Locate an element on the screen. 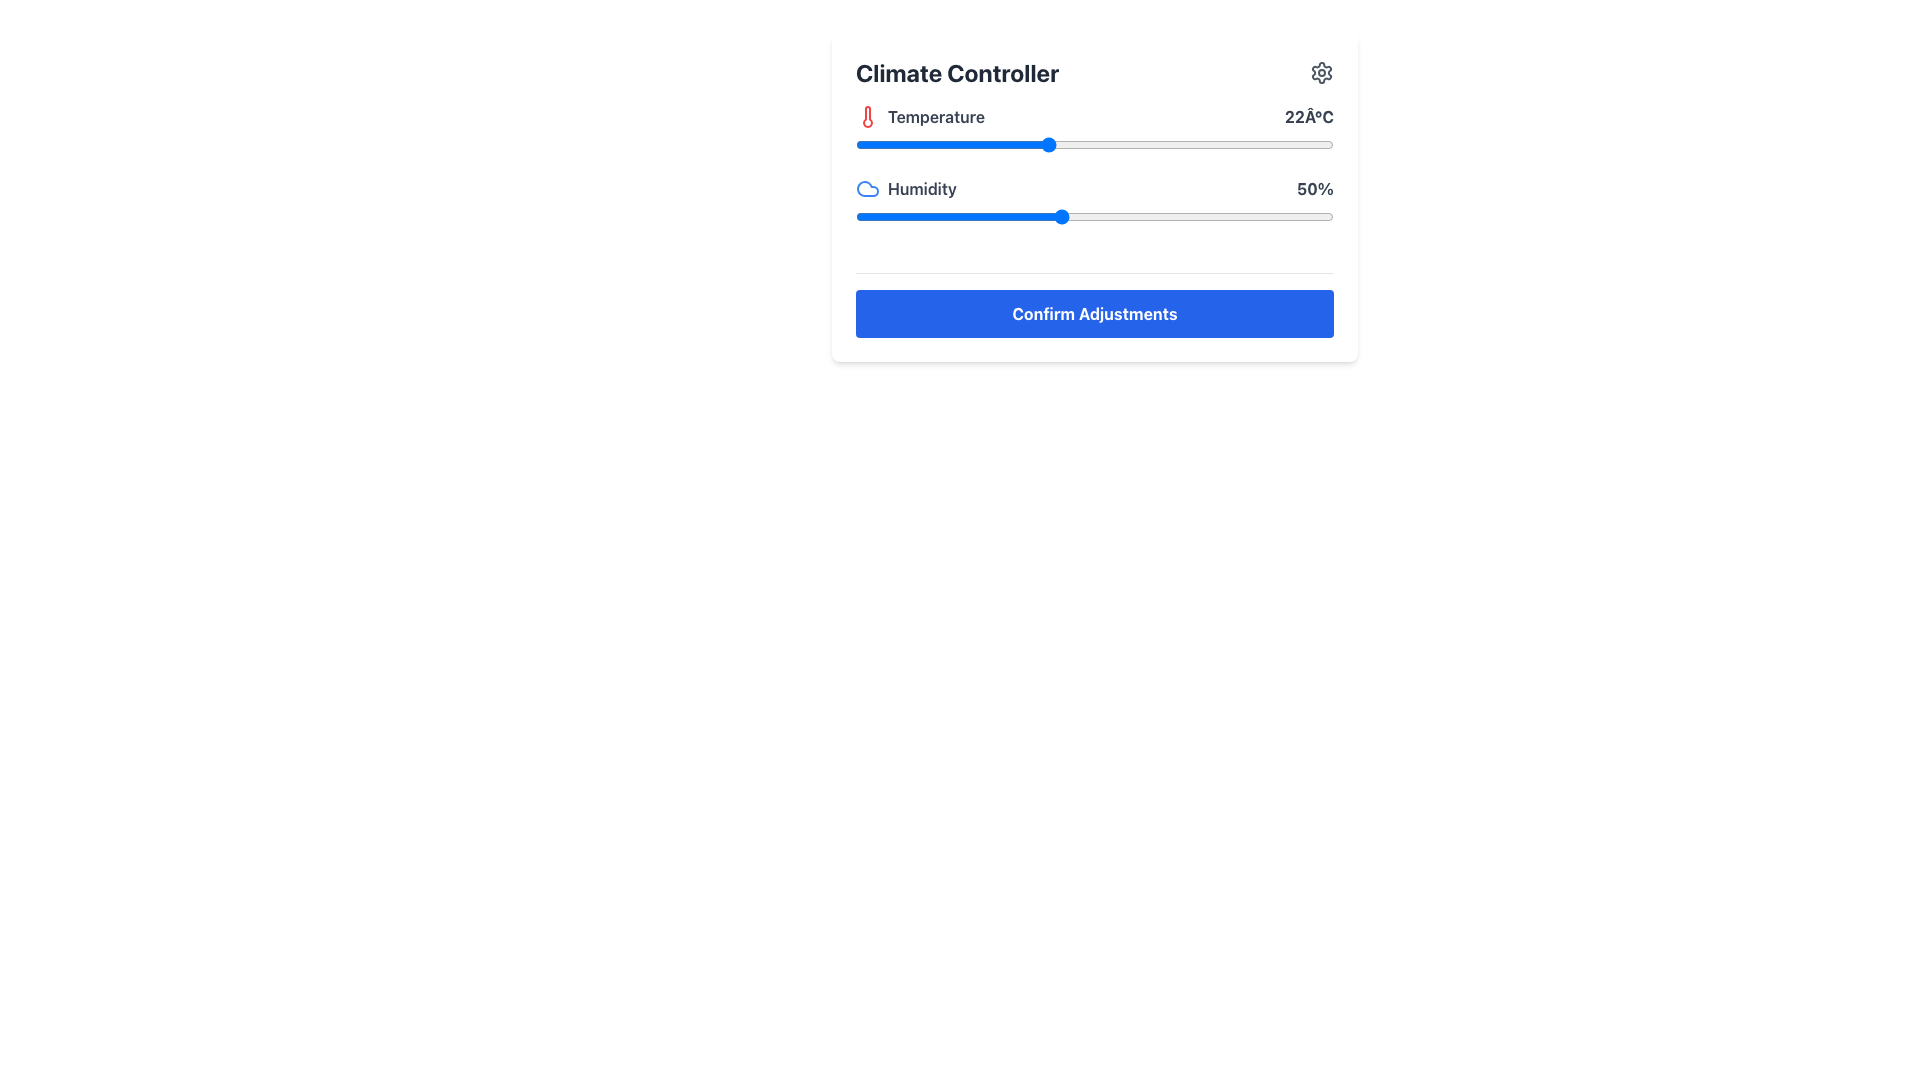 The width and height of the screenshot is (1920, 1080). humidity is located at coordinates (876, 216).